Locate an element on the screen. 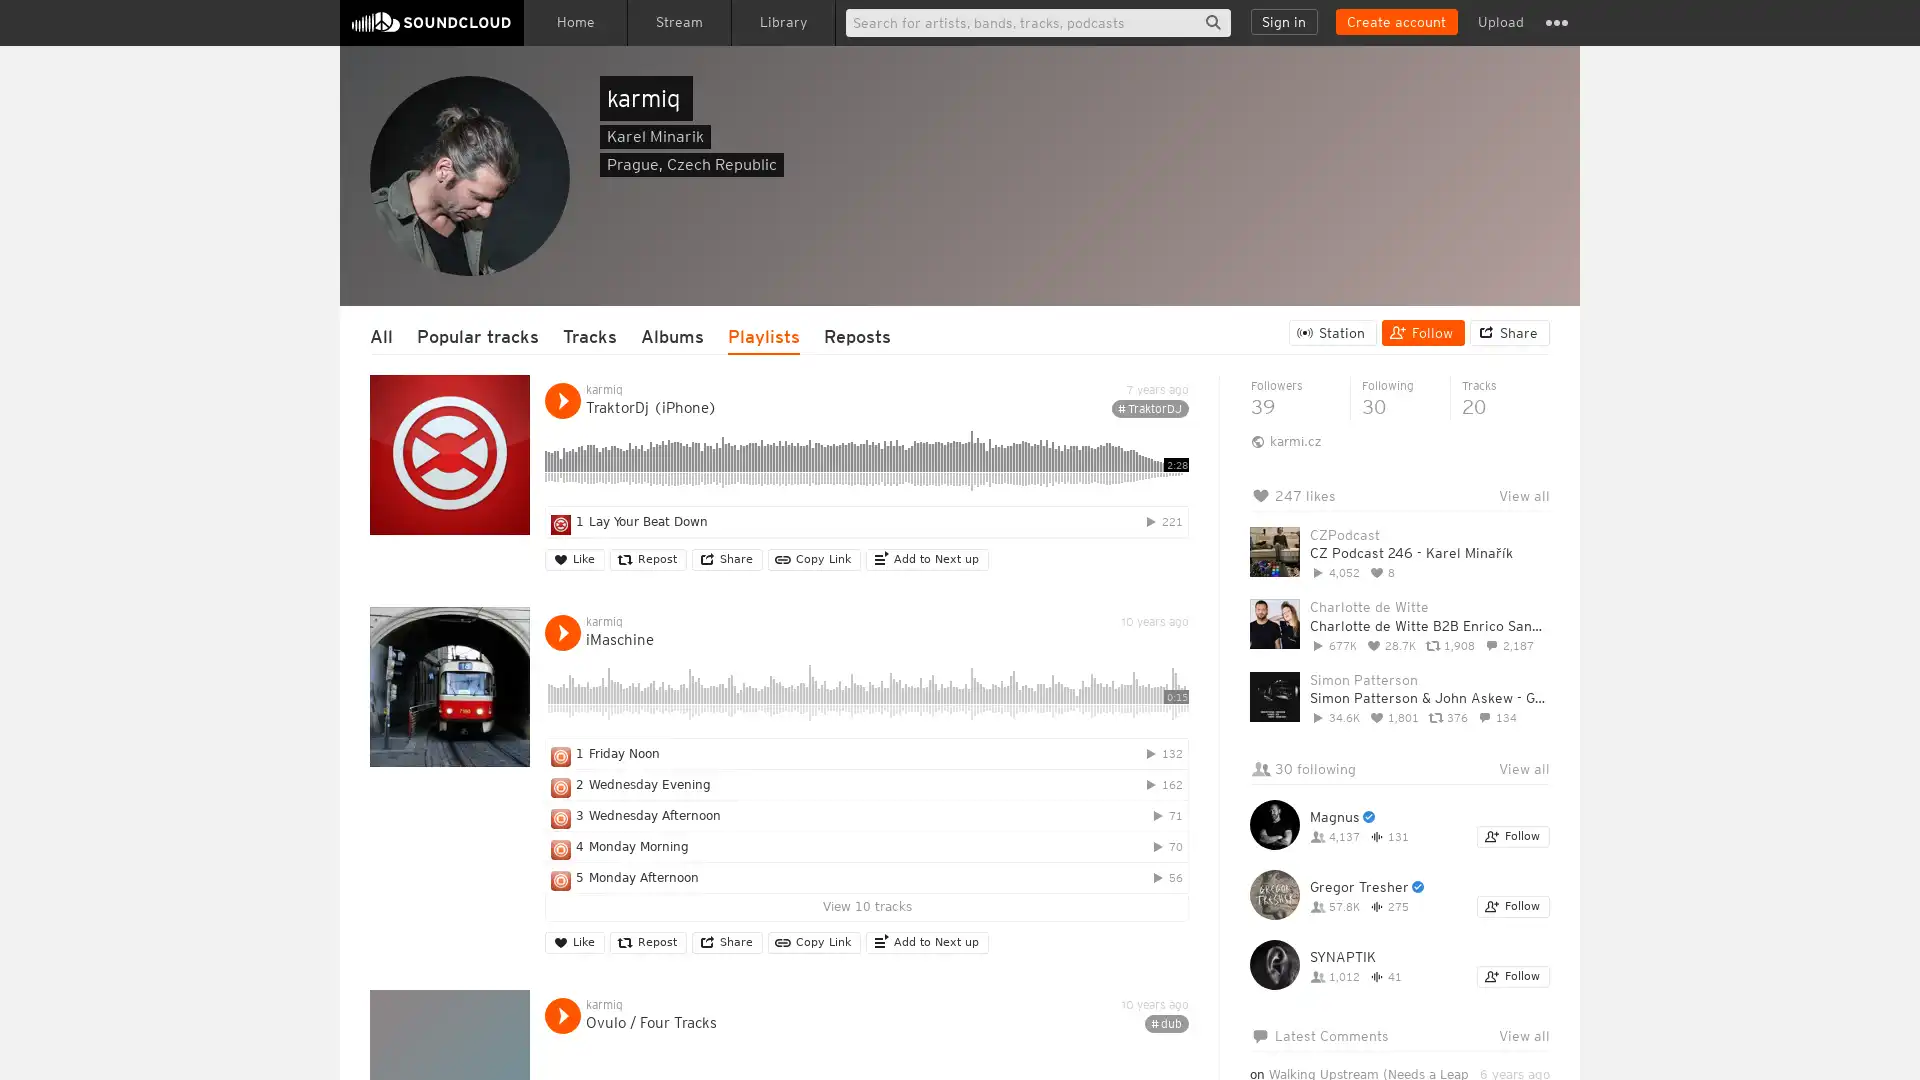 The height and width of the screenshot is (1080, 1920). Like is located at coordinates (574, 942).